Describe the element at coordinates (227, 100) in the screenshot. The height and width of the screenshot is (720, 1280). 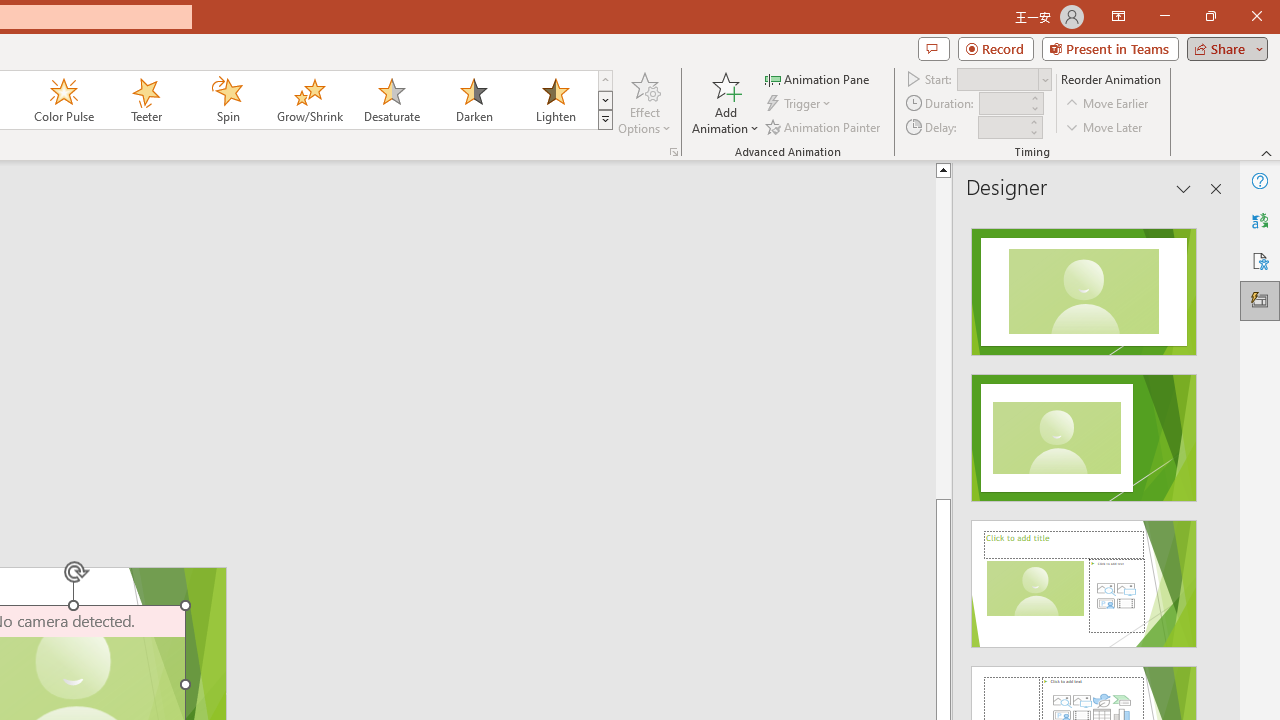
I see `'Spin'` at that location.